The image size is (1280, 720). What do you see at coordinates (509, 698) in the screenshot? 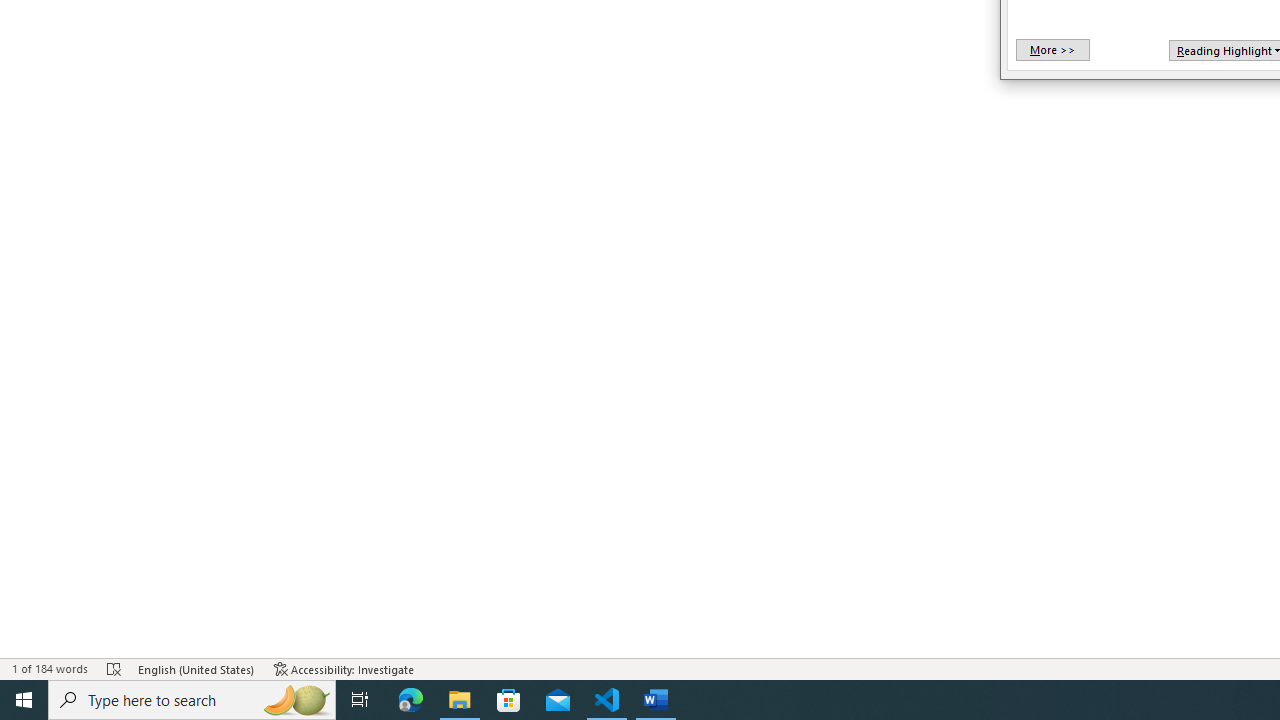
I see `'Microsoft Store'` at bounding box center [509, 698].